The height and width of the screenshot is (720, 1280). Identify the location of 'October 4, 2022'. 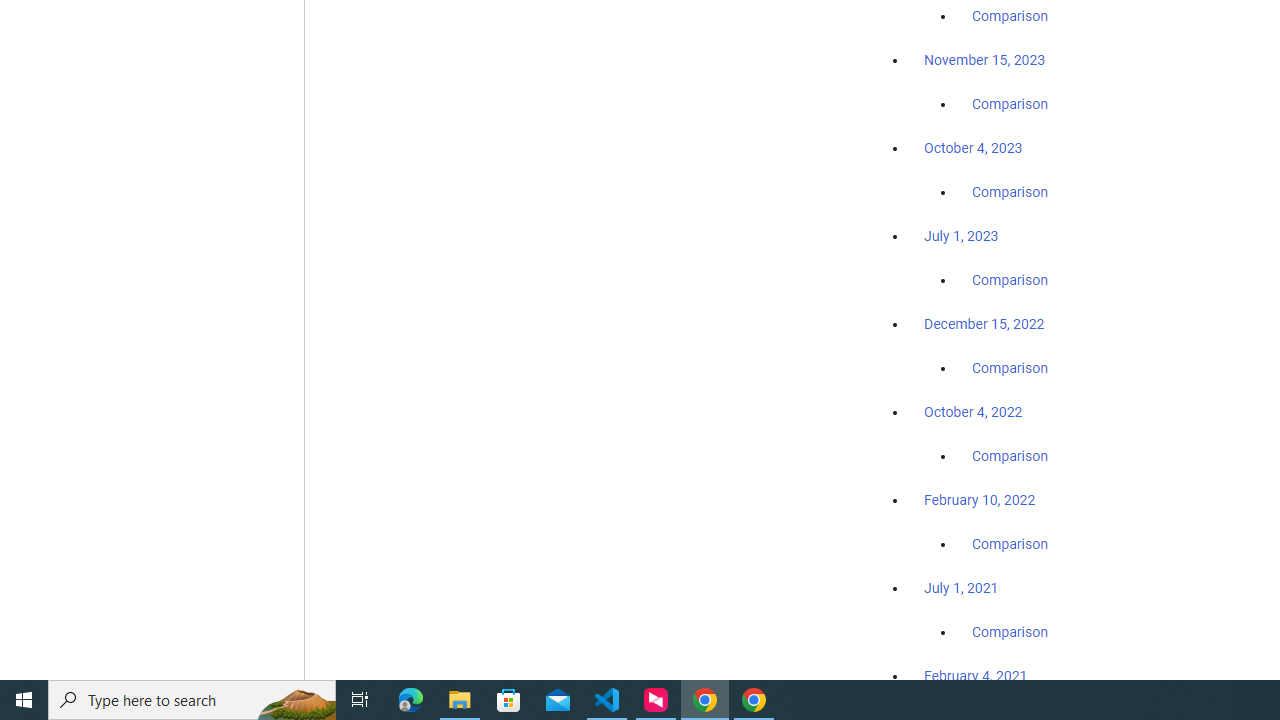
(973, 411).